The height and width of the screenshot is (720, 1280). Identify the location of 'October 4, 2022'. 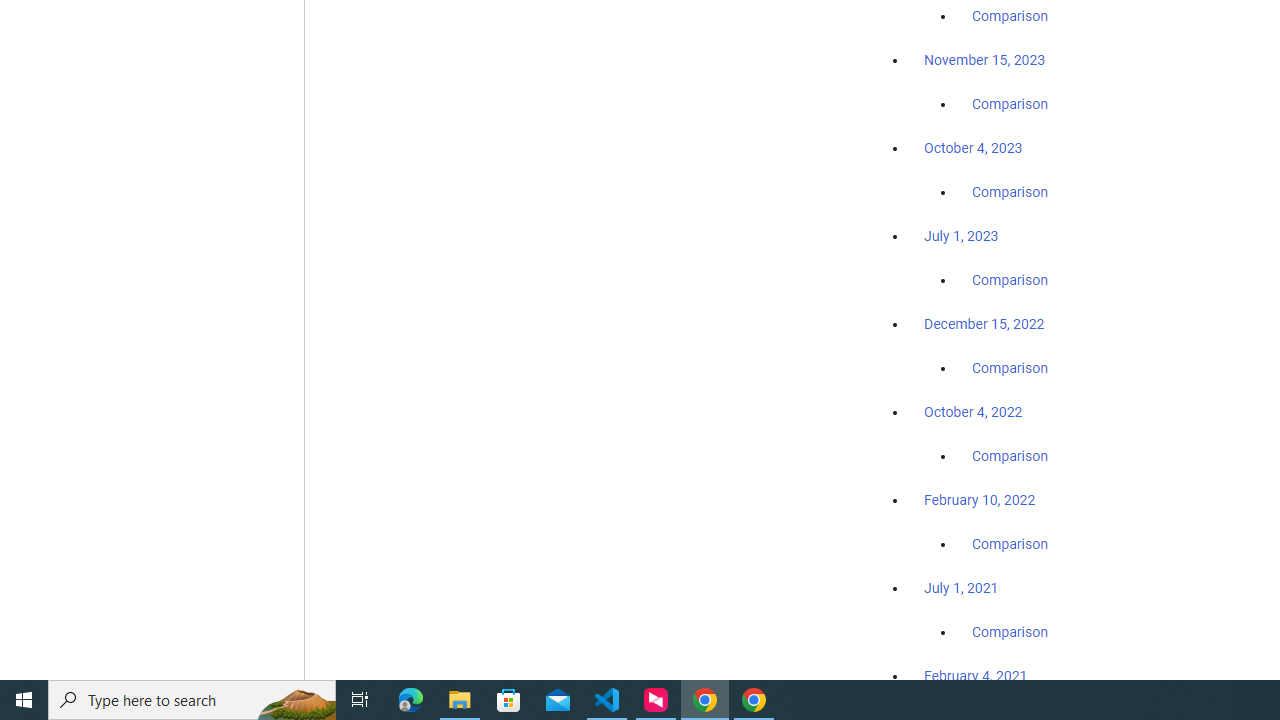
(973, 411).